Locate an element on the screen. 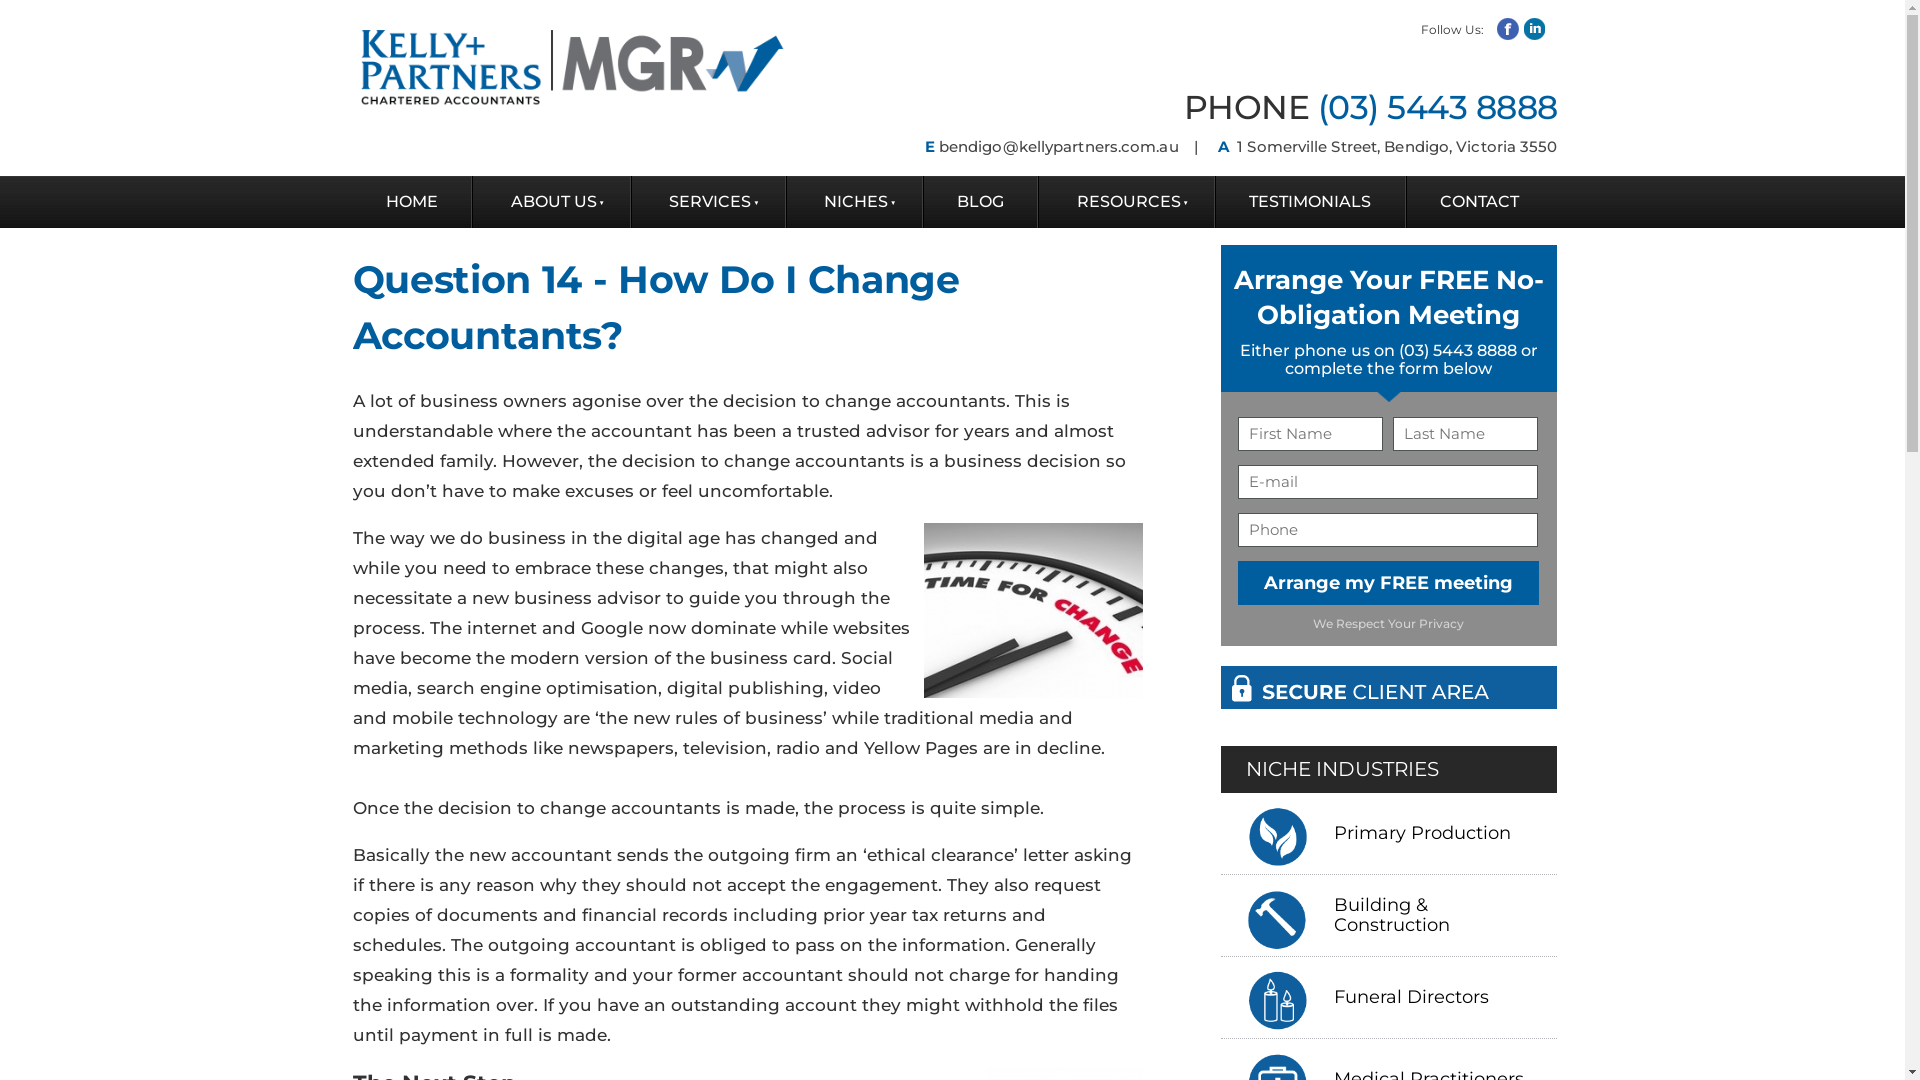 This screenshot has width=1920, height=1080. 'Arrange my FREE meeting' is located at coordinates (1387, 582).